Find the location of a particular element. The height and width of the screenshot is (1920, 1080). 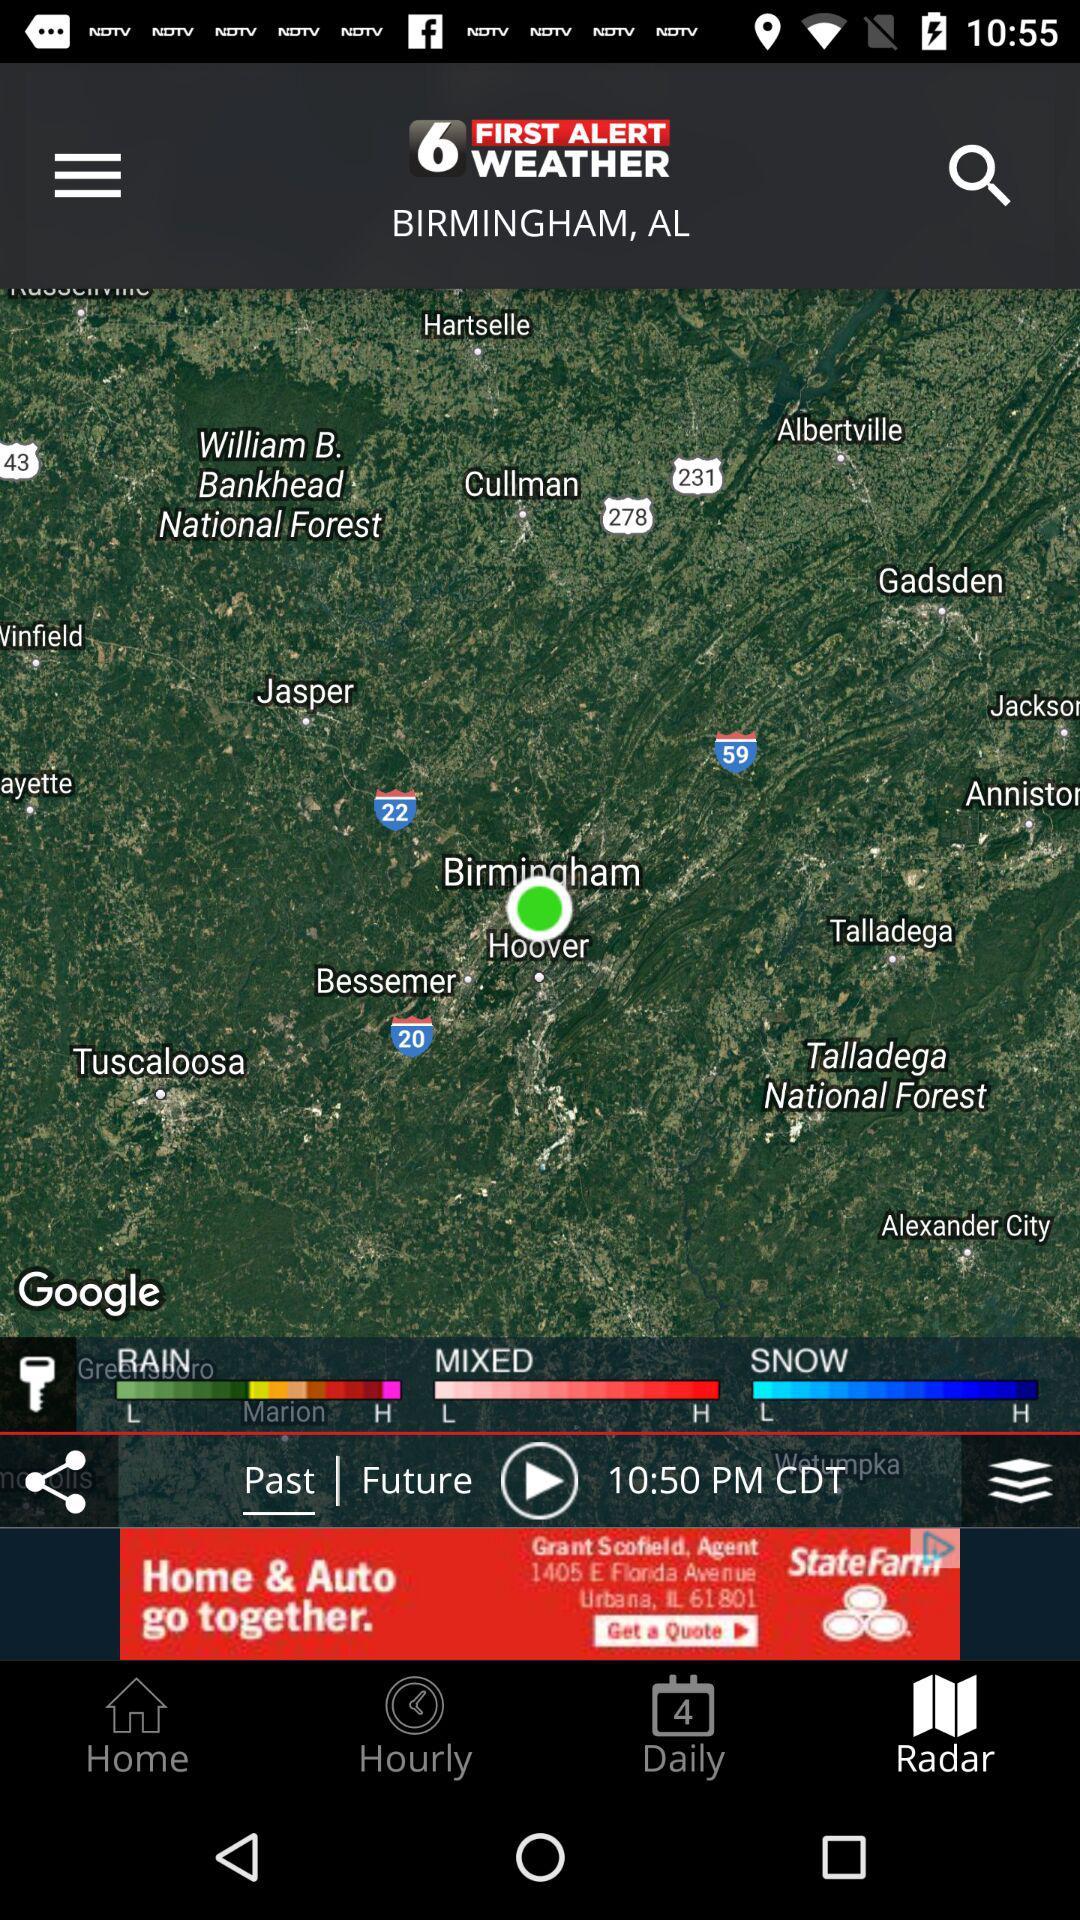

the icon to the left of daily is located at coordinates (413, 1726).